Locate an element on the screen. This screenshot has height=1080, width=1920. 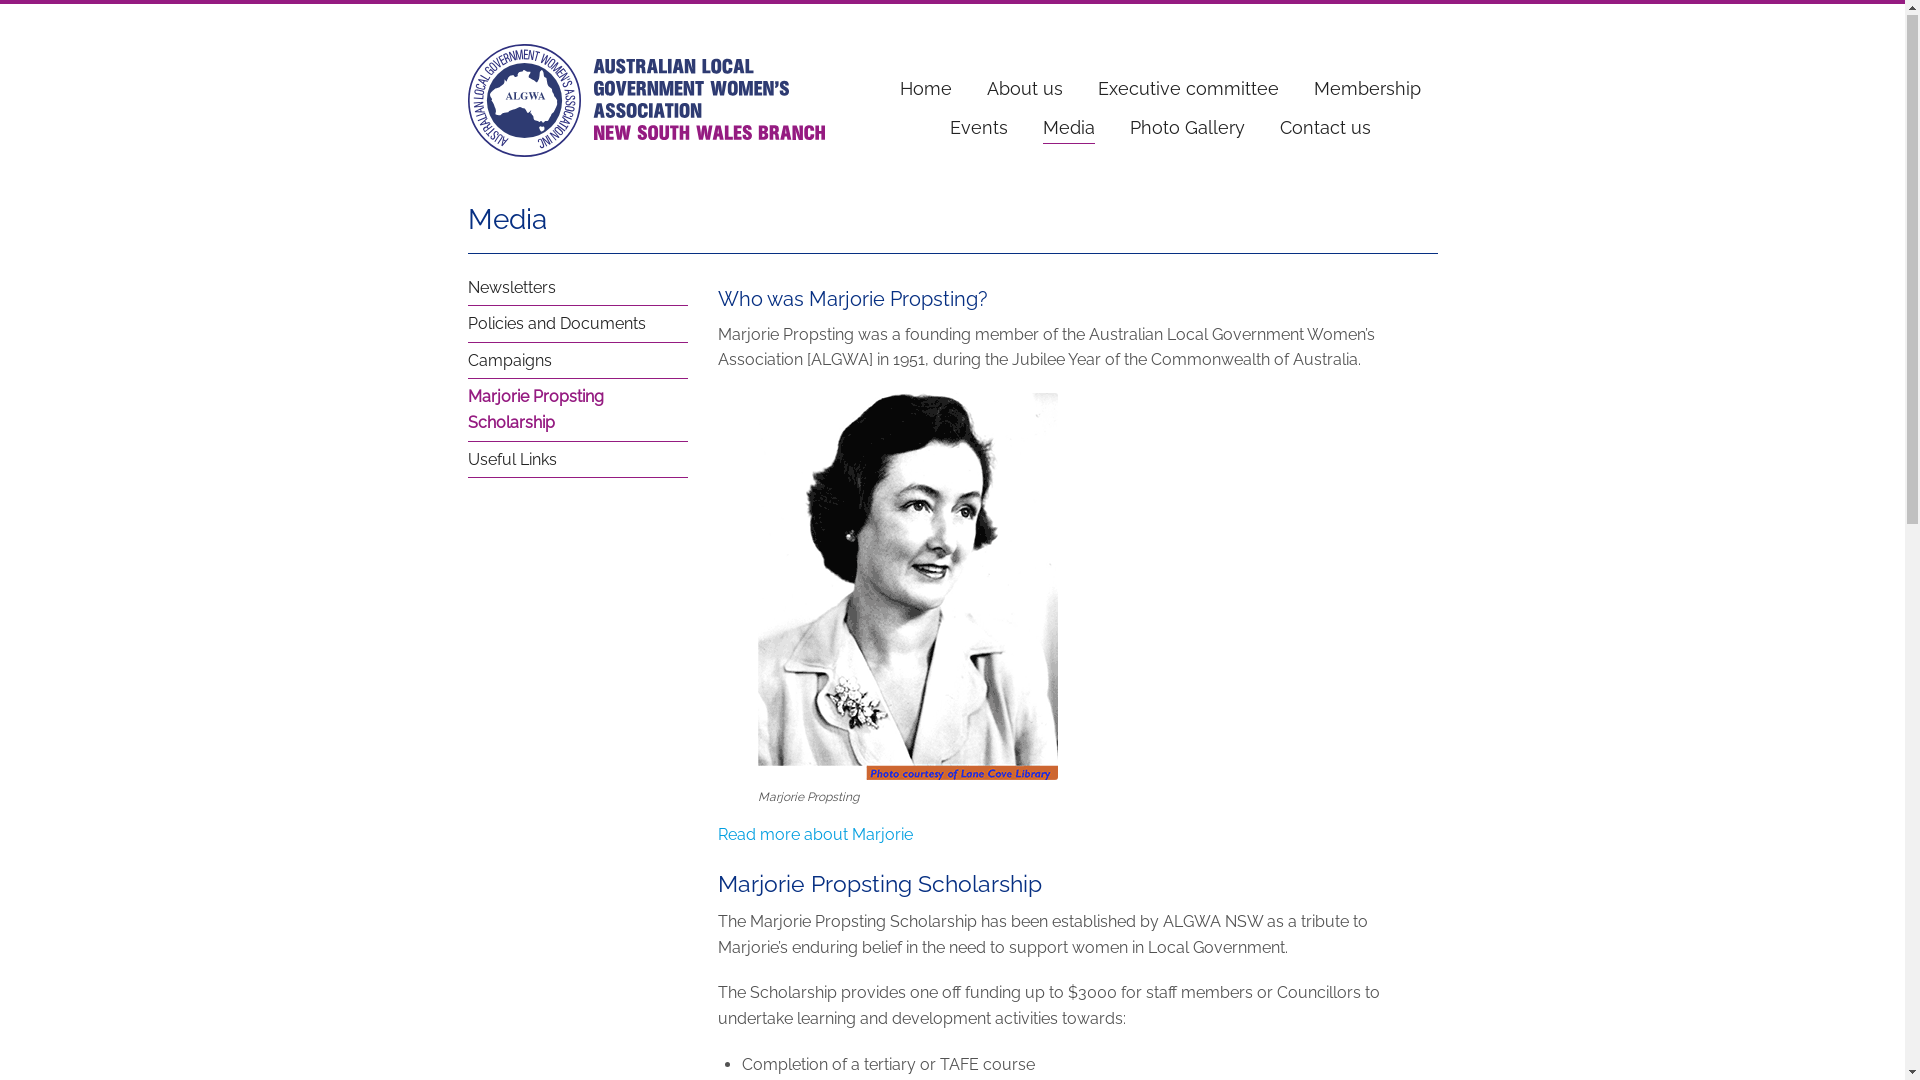
'Read more about Marjorie' is located at coordinates (718, 835).